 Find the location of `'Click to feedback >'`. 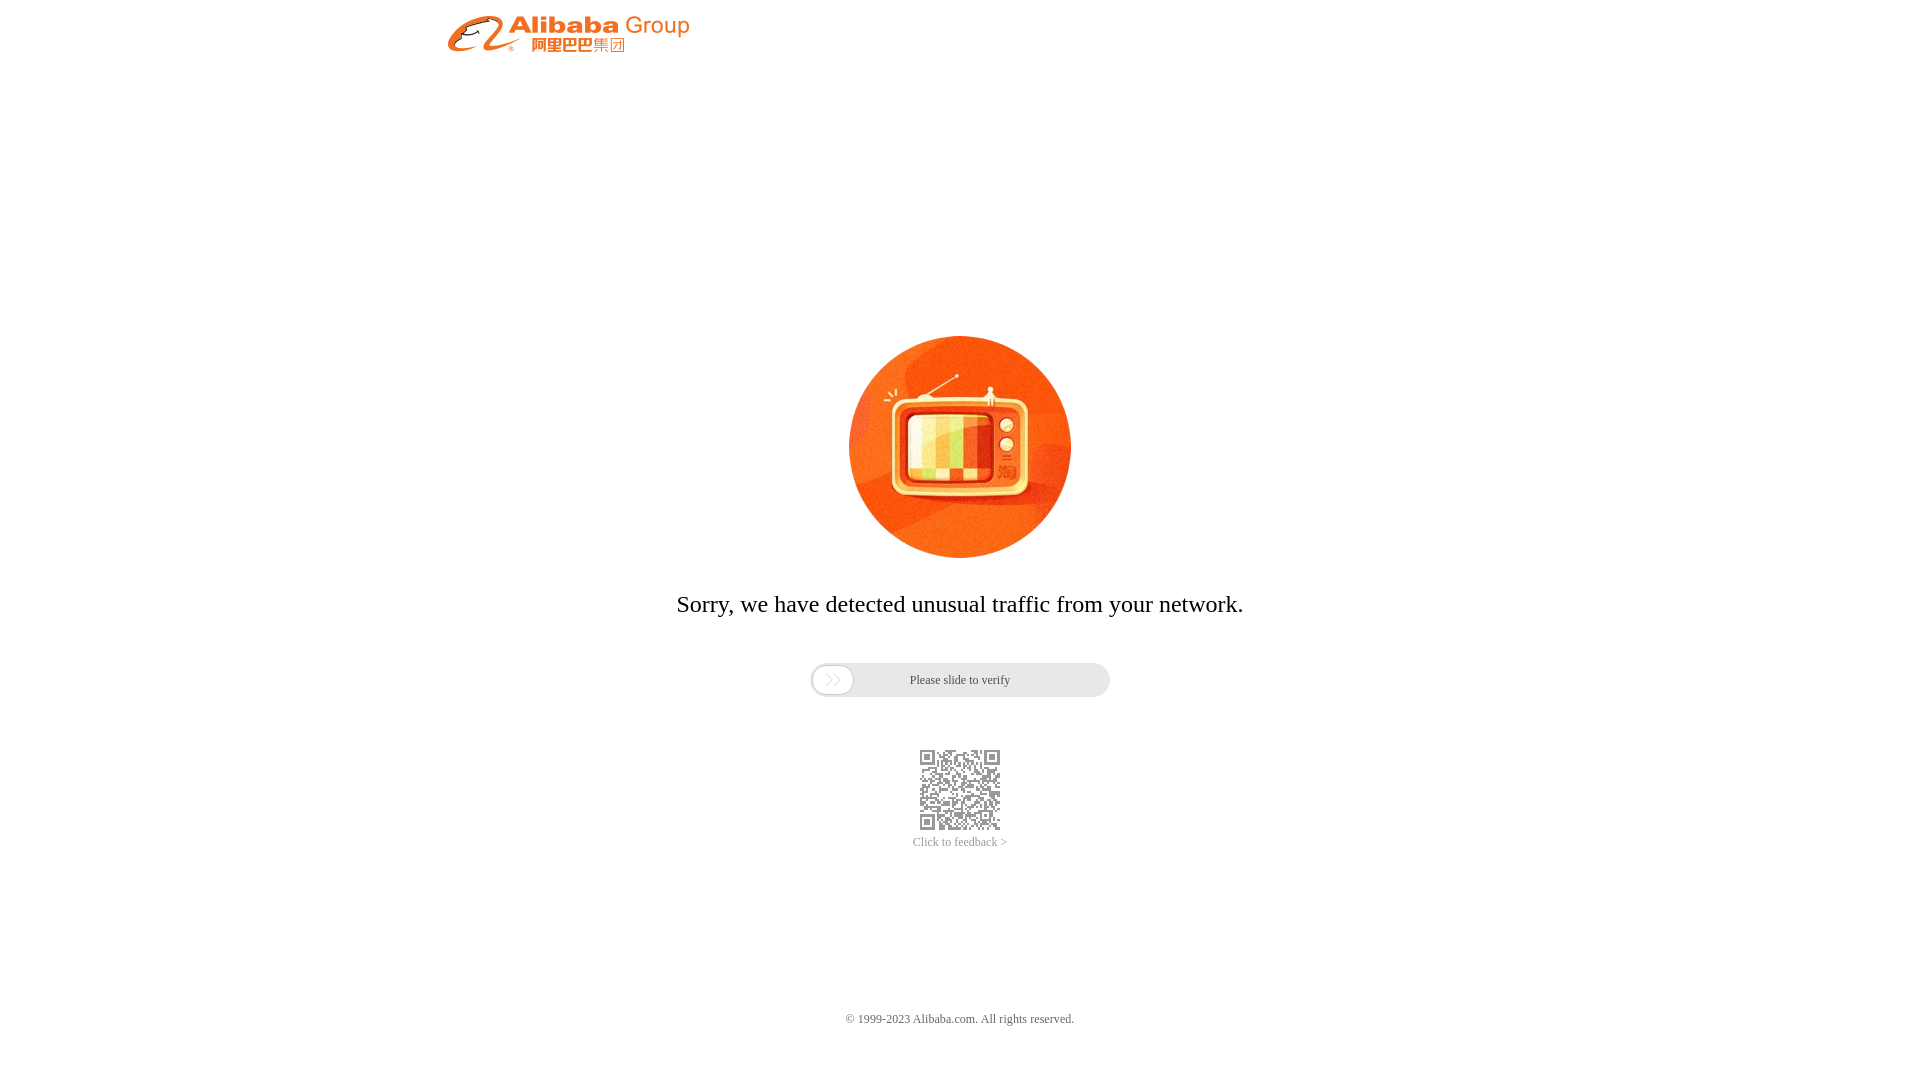

'Click to feedback >' is located at coordinates (960, 842).